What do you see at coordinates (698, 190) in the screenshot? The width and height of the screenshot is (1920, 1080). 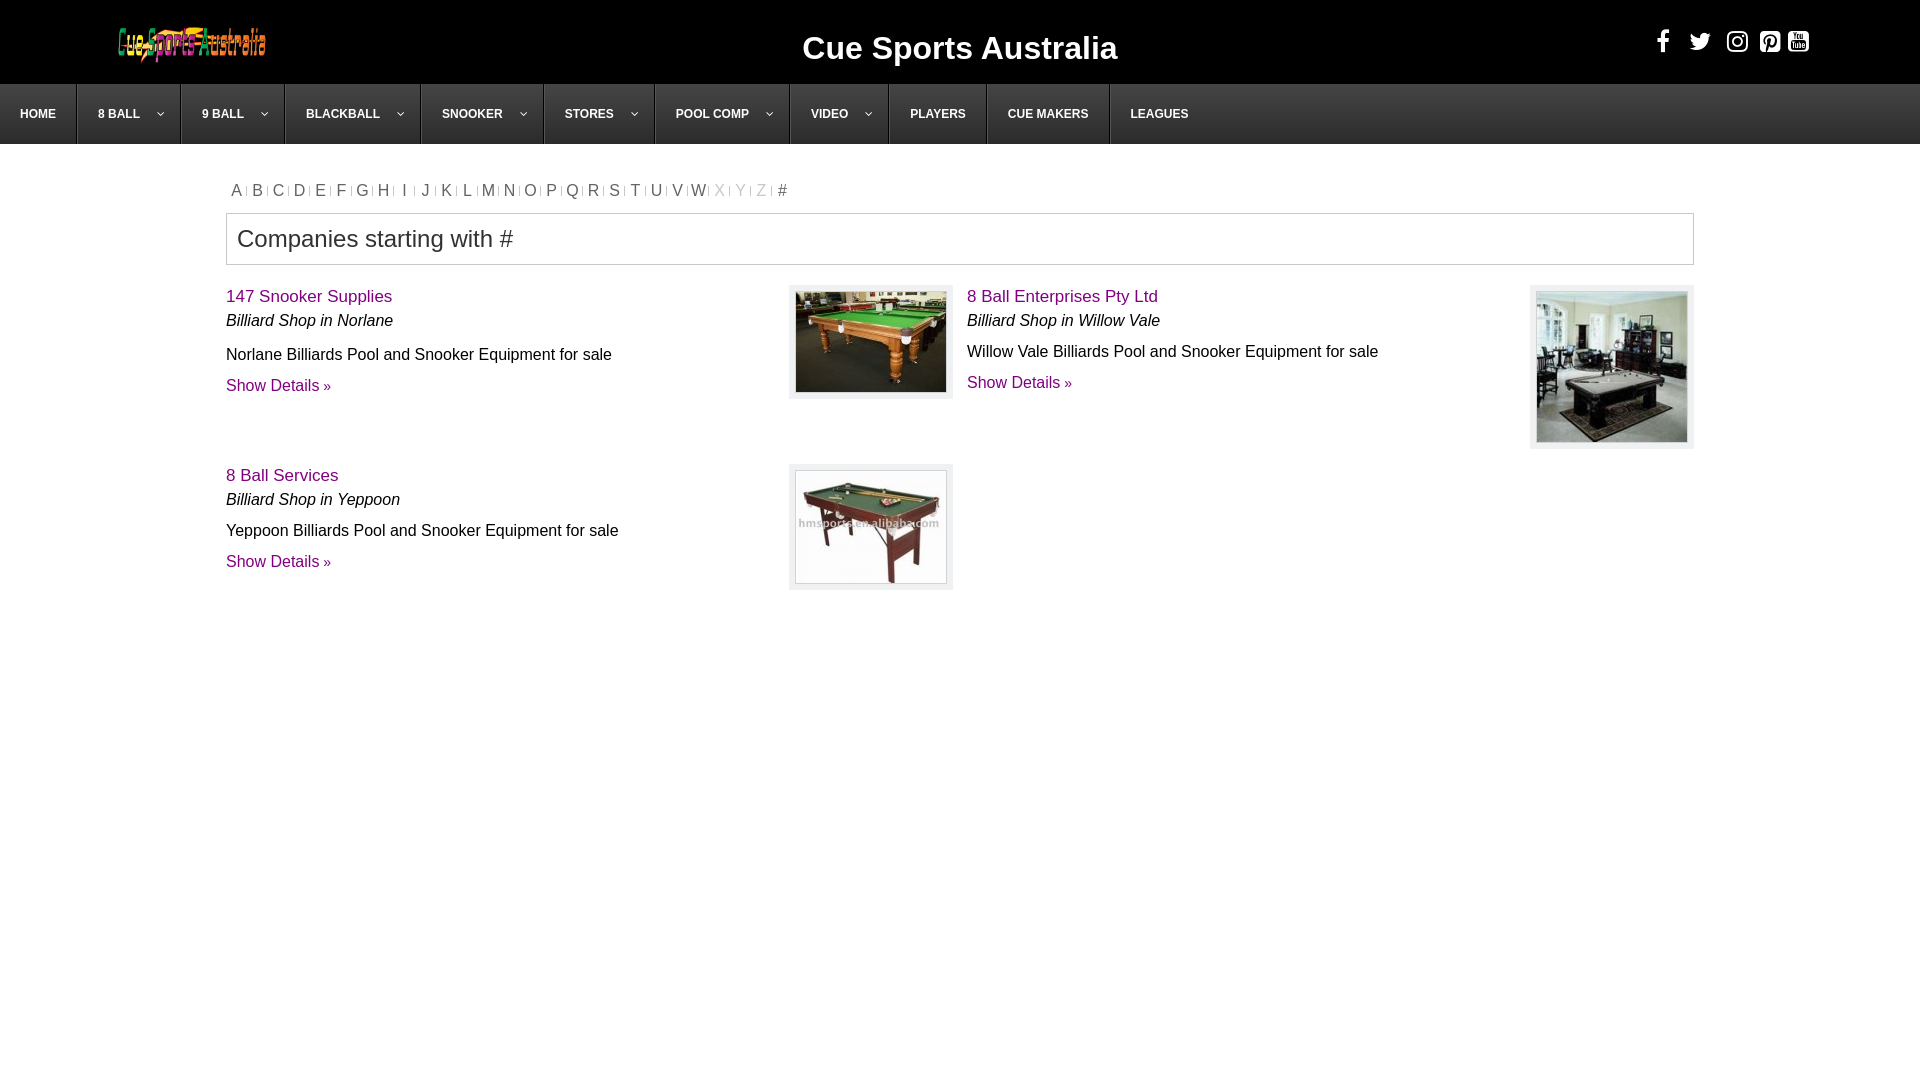 I see `'W'` at bounding box center [698, 190].